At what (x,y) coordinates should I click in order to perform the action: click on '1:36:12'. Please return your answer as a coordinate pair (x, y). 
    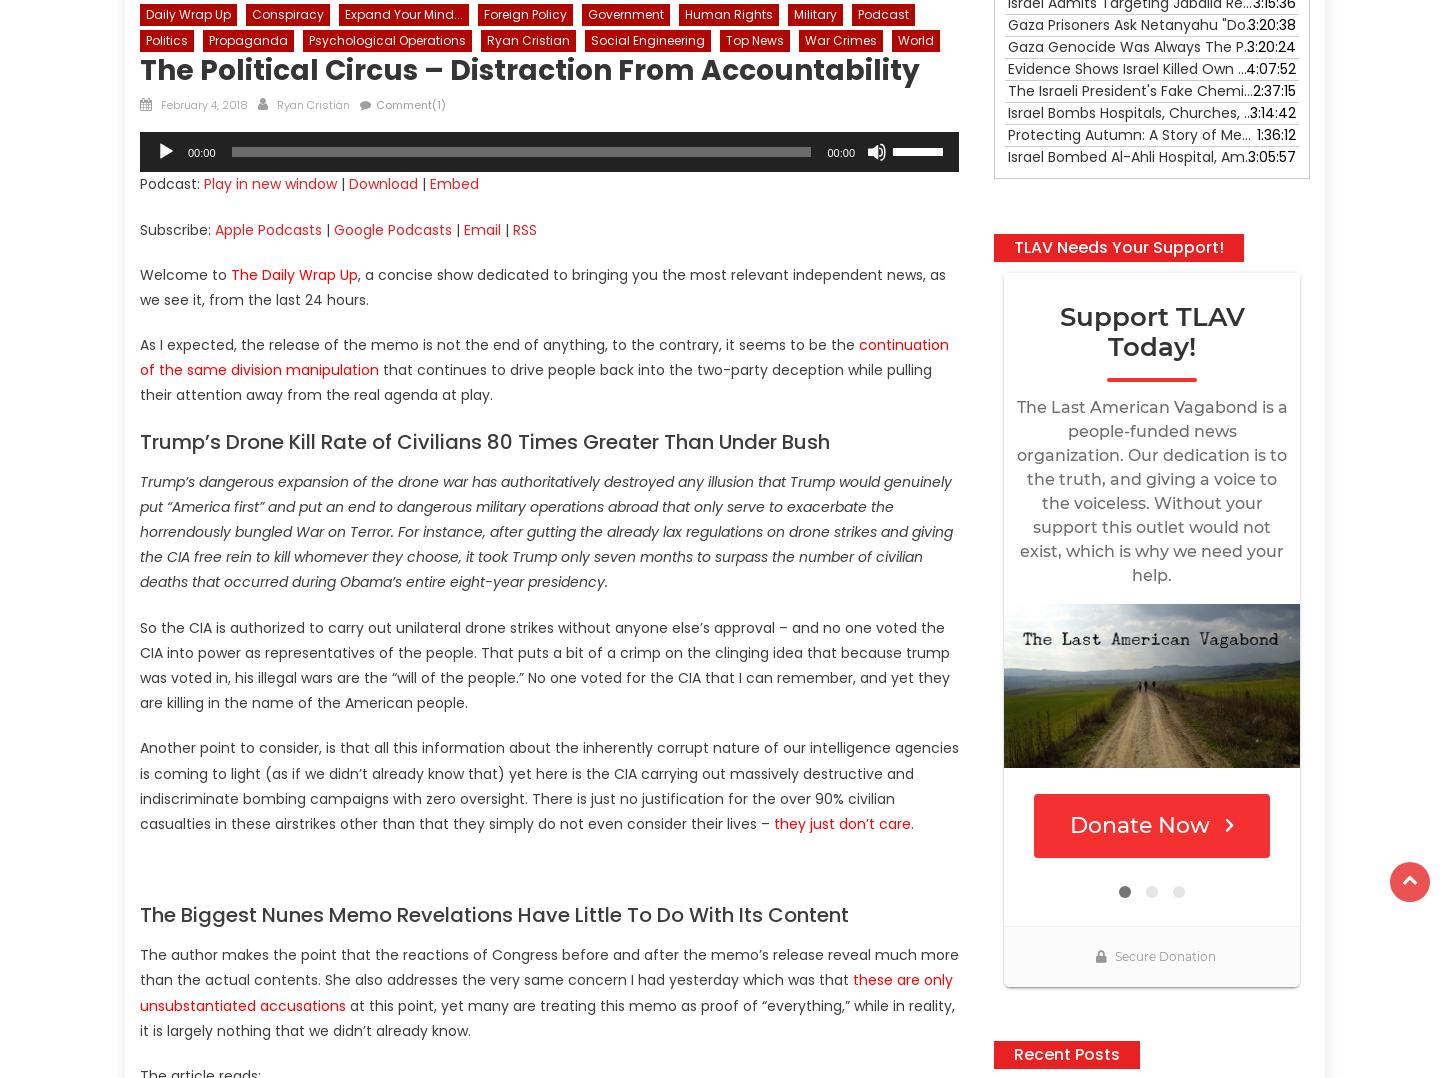
    Looking at the image, I should click on (1276, 133).